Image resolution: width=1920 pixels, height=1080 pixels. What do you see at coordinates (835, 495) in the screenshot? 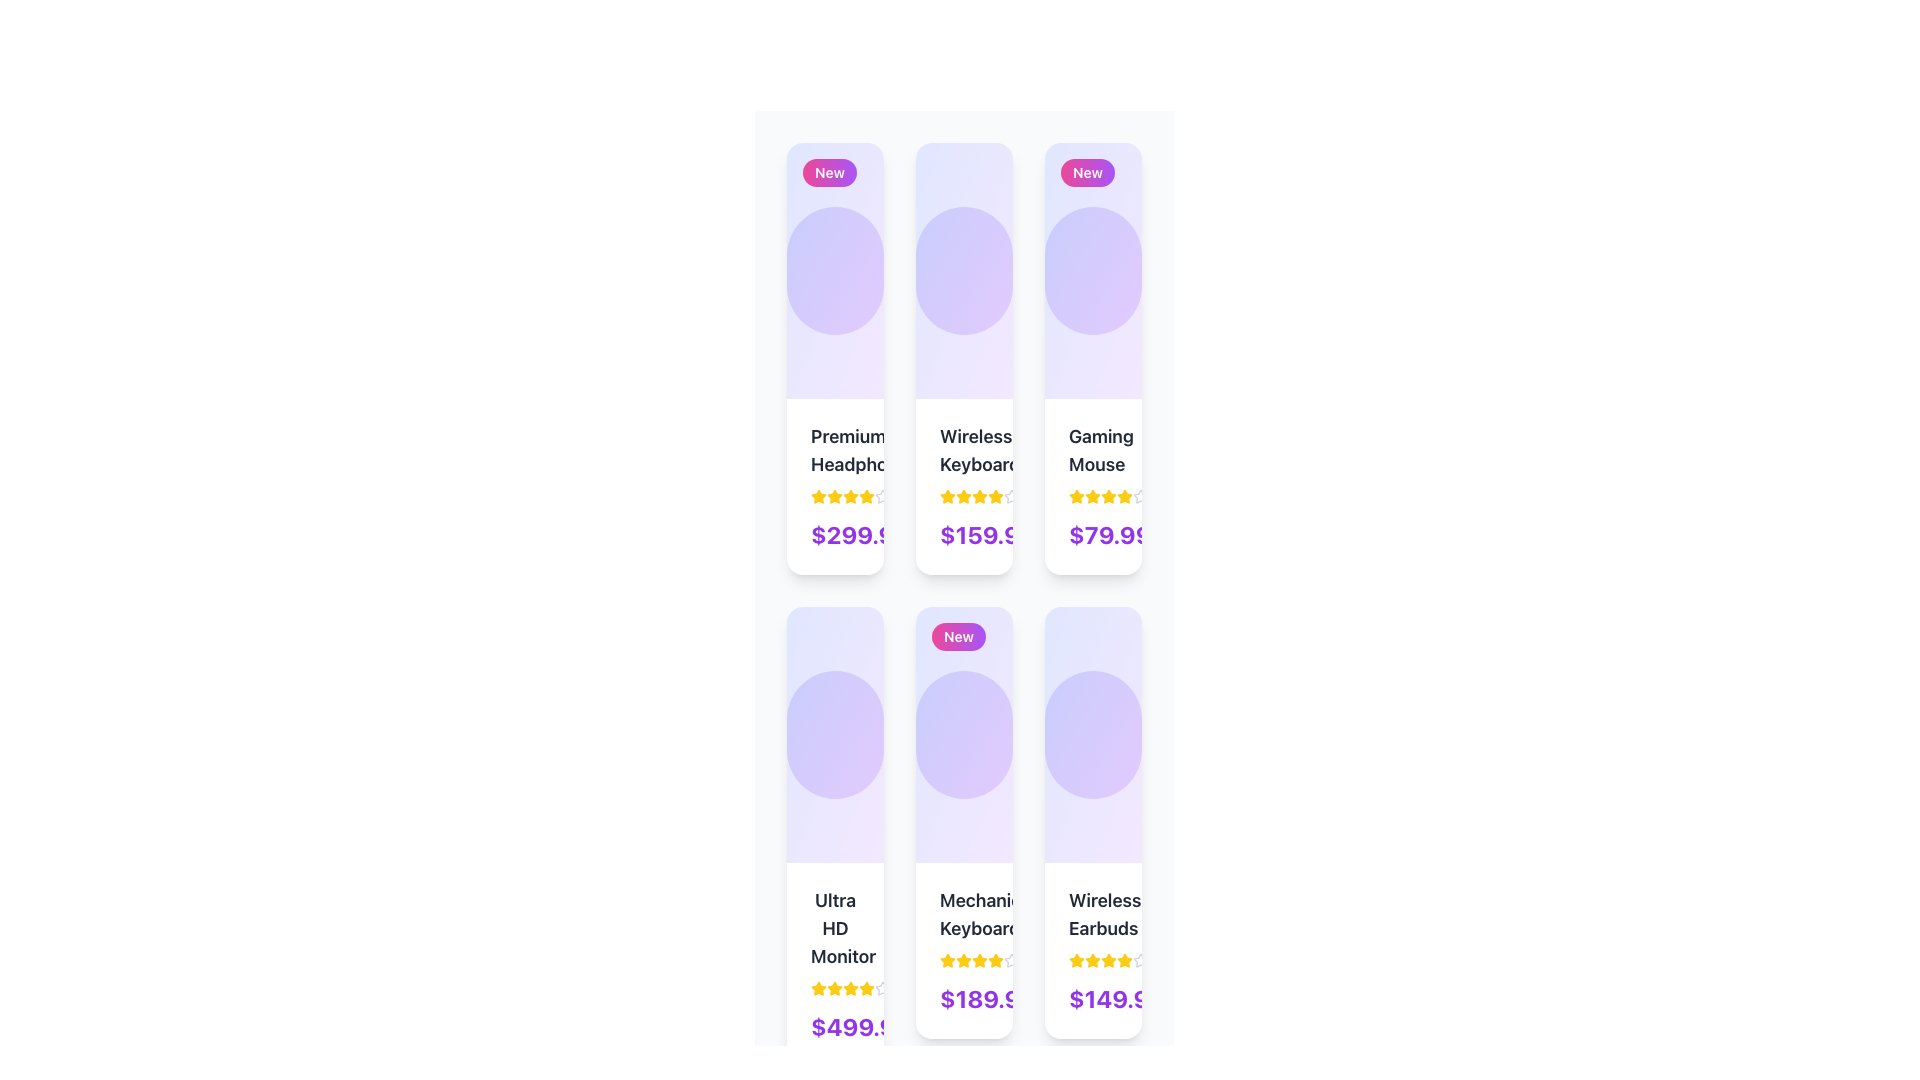
I see `the fourth yellow star icon in the rating system for the 'Premium Headphone' product card` at bounding box center [835, 495].